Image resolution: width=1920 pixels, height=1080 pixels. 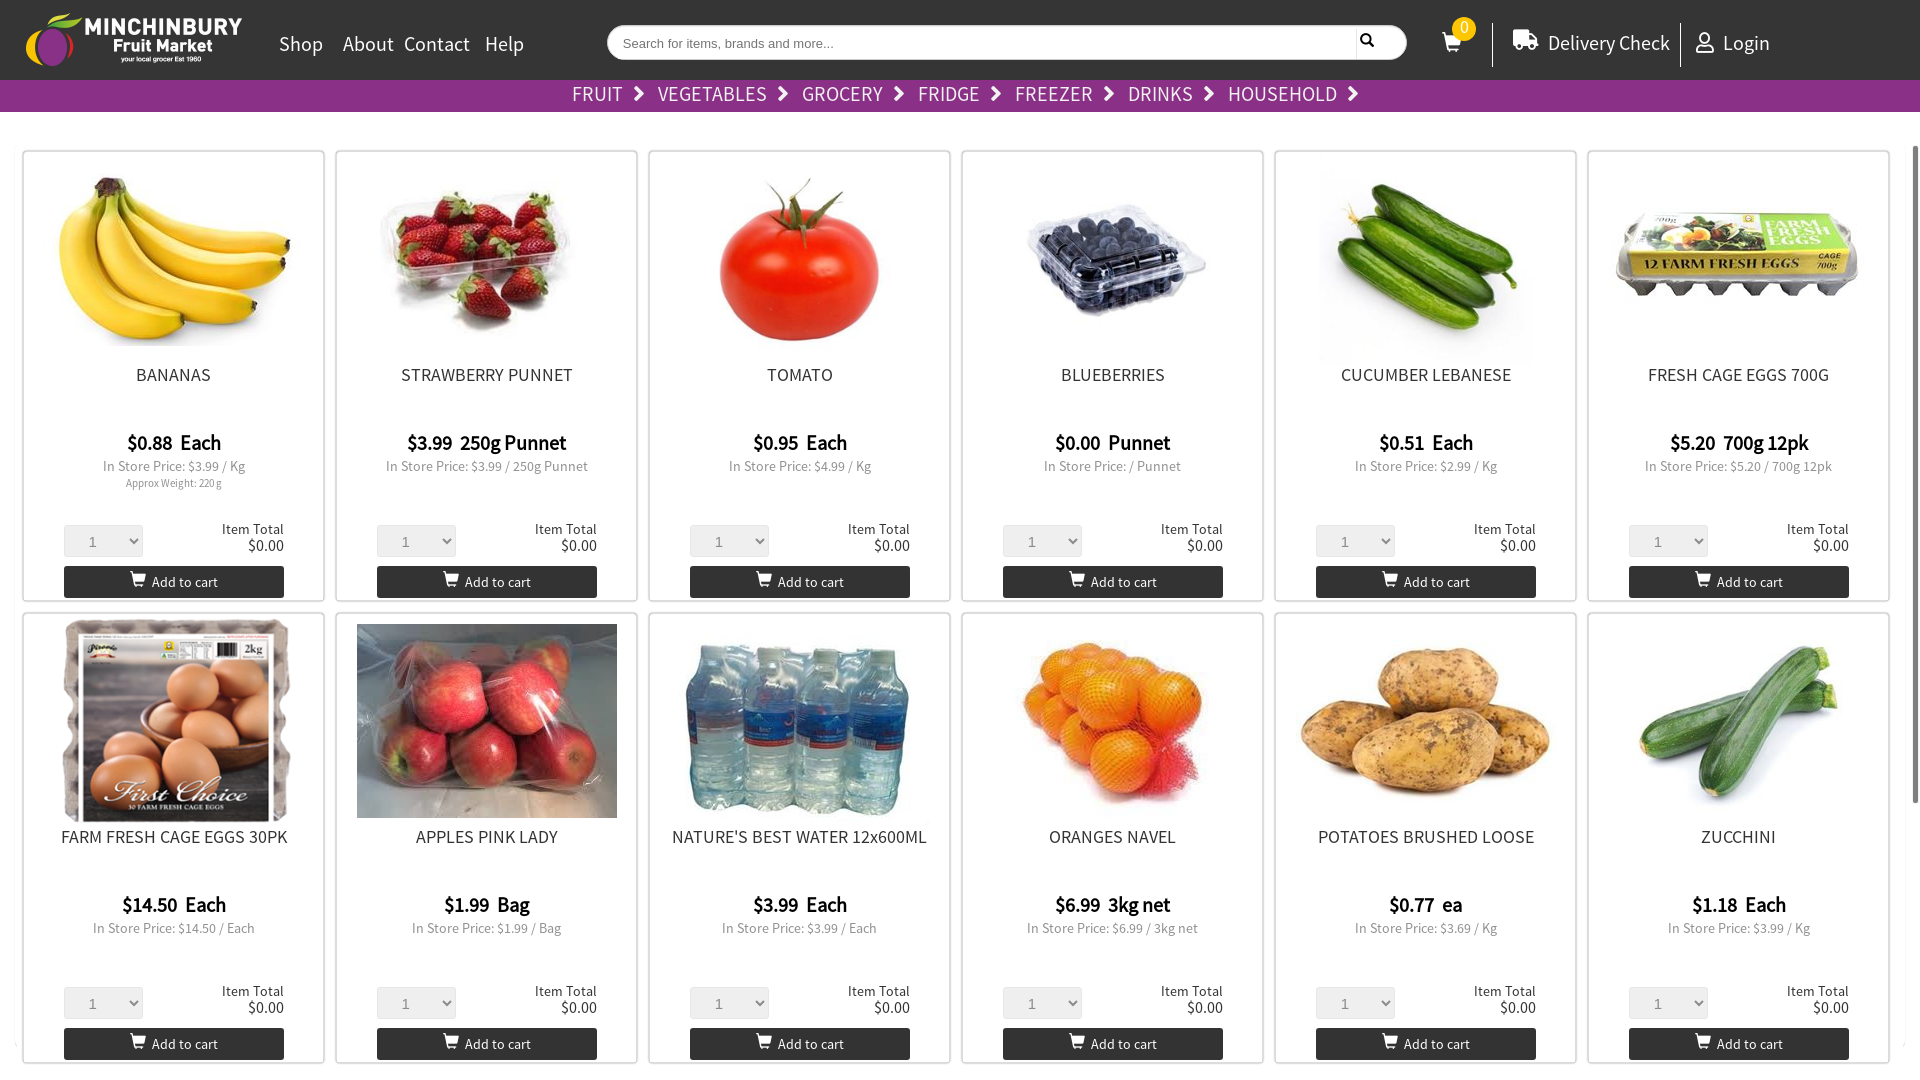 I want to click on 'POTATOES BRUSHED LOOSE', so click(x=1424, y=836).